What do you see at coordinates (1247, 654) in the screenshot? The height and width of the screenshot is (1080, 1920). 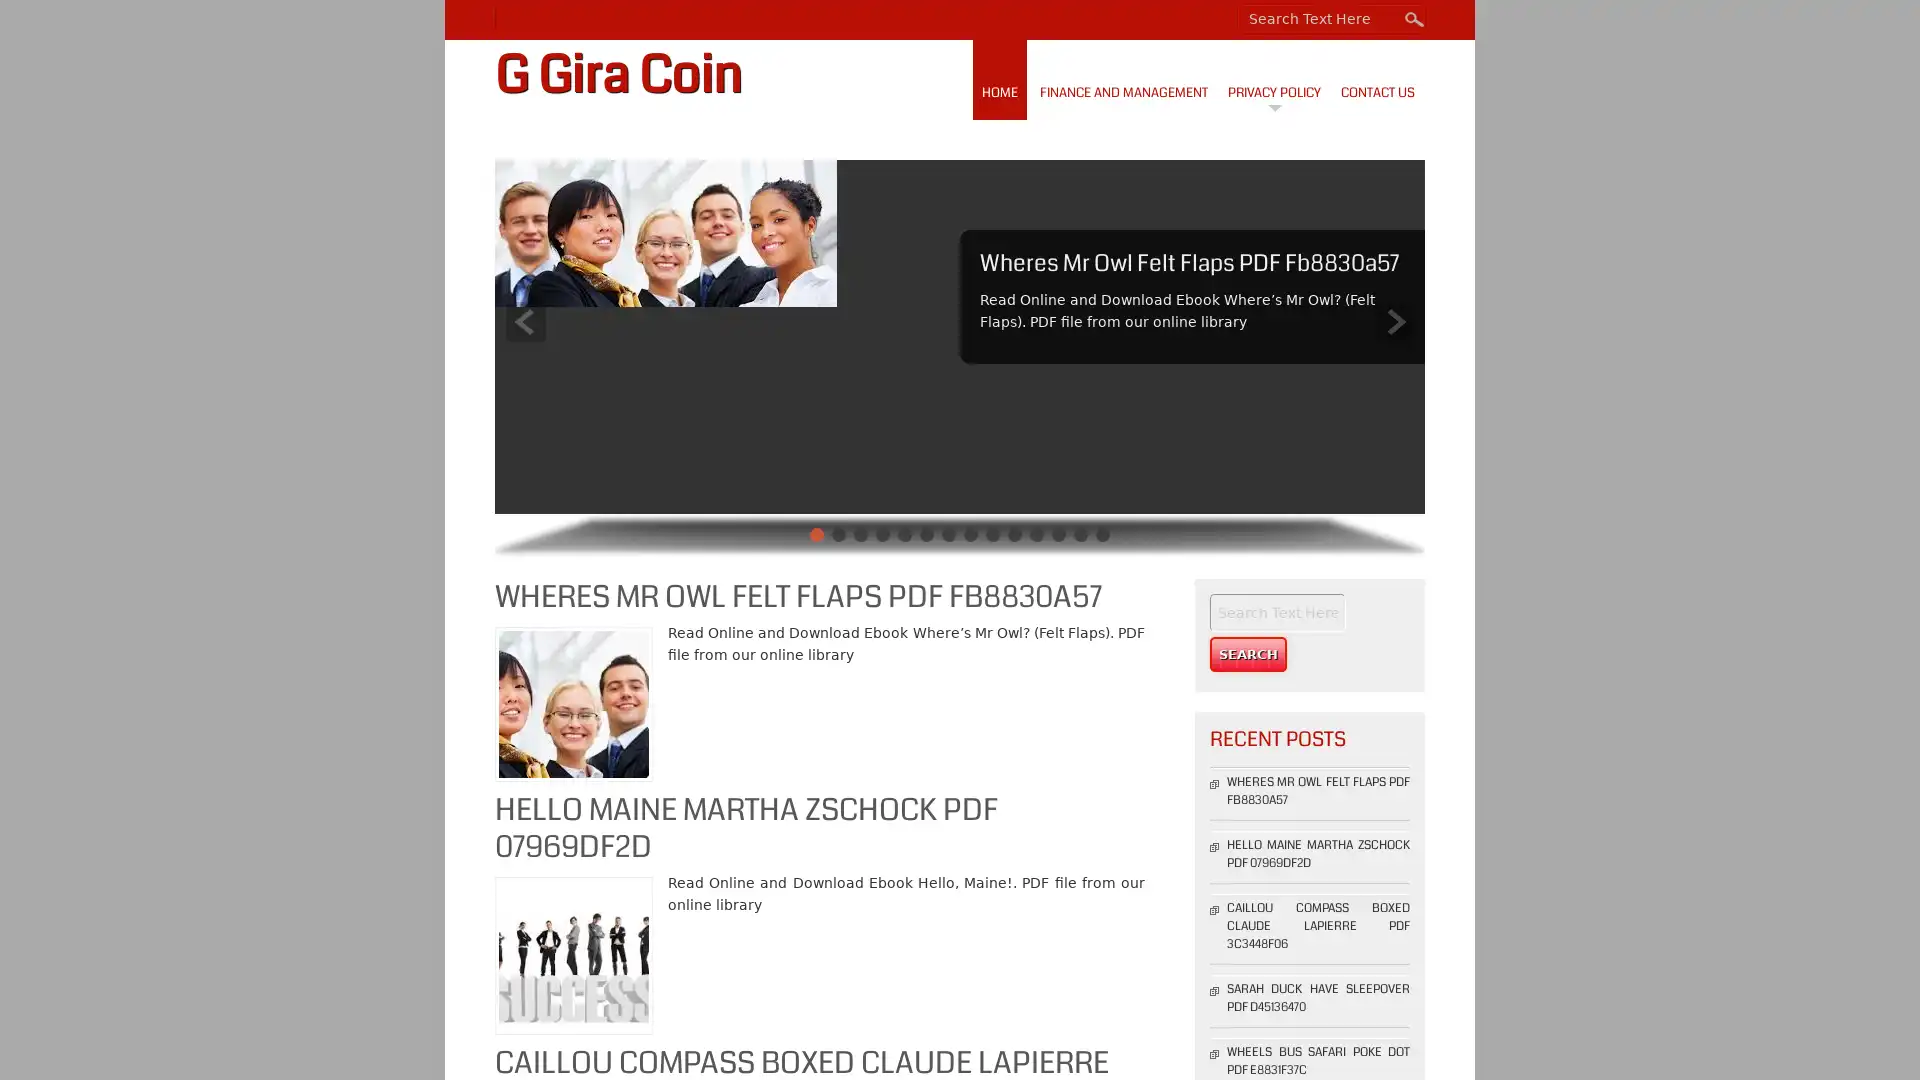 I see `Search` at bounding box center [1247, 654].